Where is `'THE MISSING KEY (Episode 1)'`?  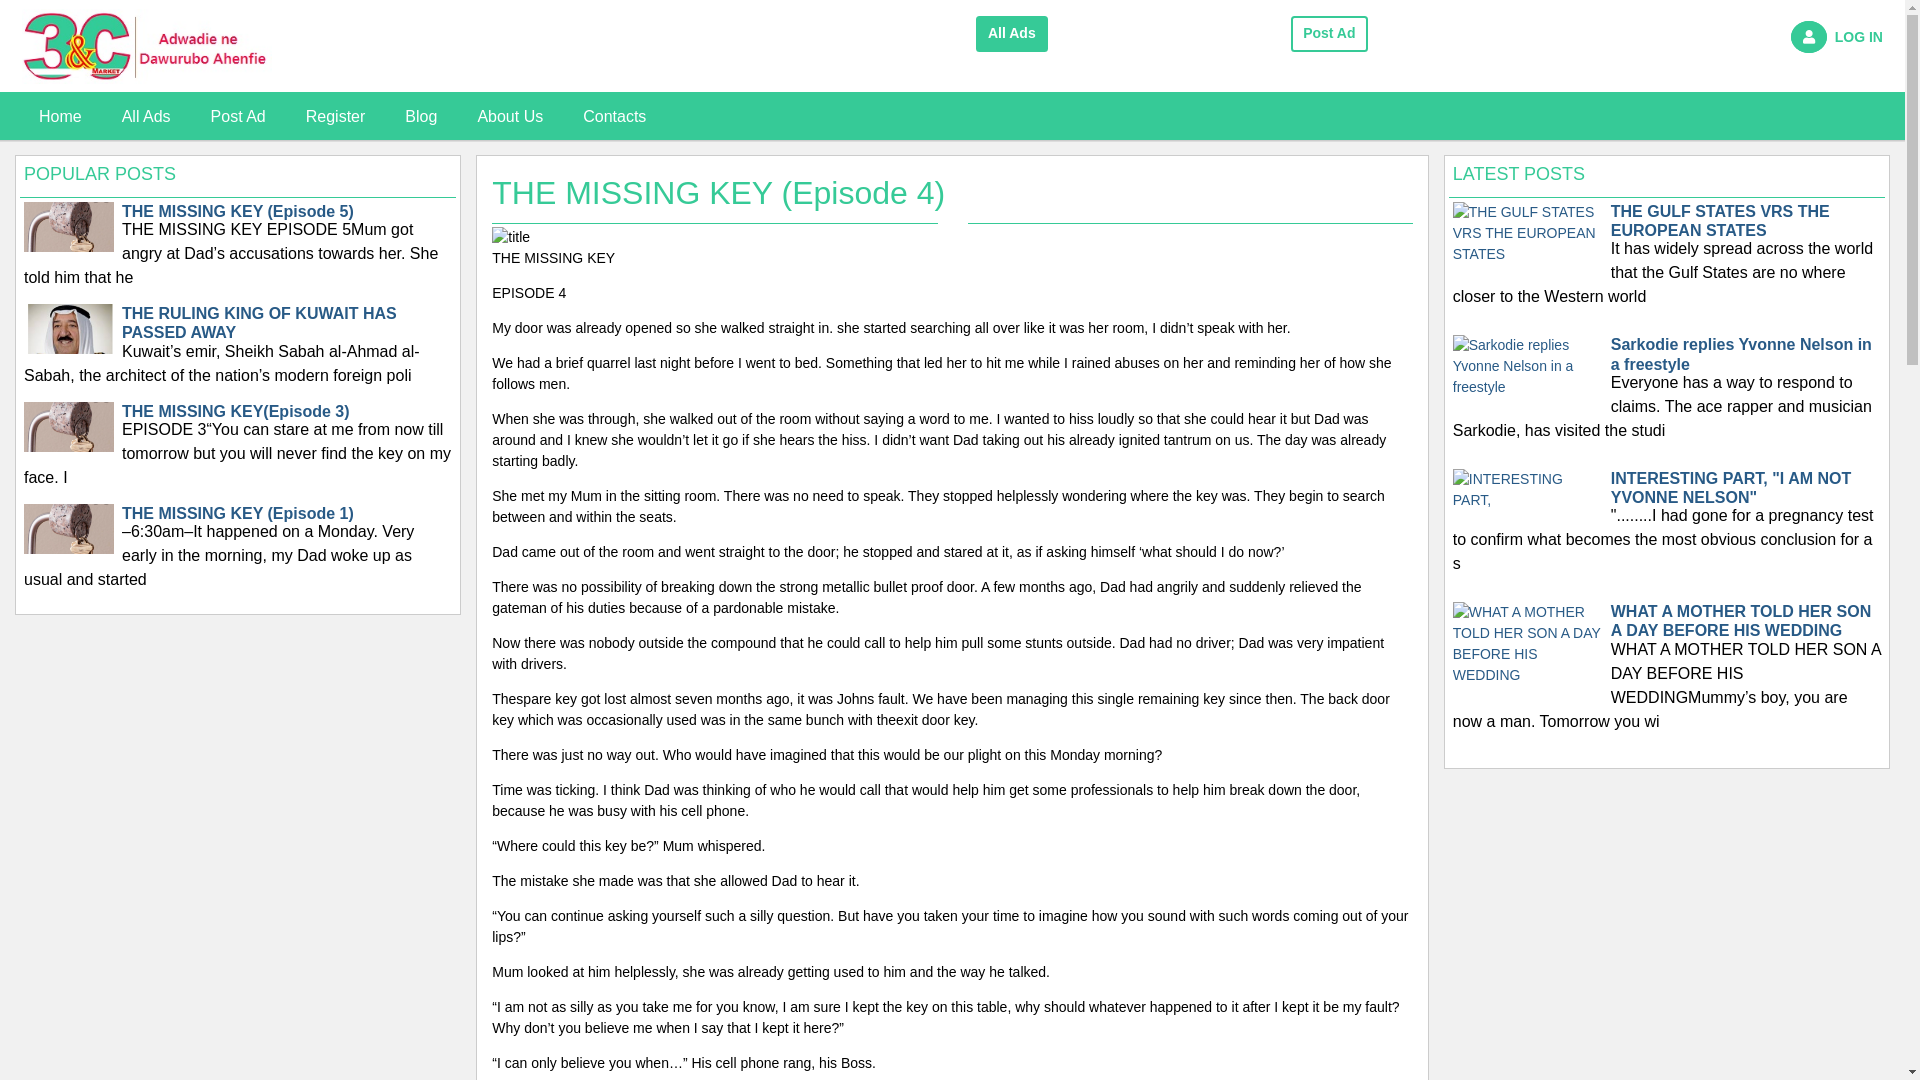
'THE MISSING KEY (Episode 1)' is located at coordinates (68, 547).